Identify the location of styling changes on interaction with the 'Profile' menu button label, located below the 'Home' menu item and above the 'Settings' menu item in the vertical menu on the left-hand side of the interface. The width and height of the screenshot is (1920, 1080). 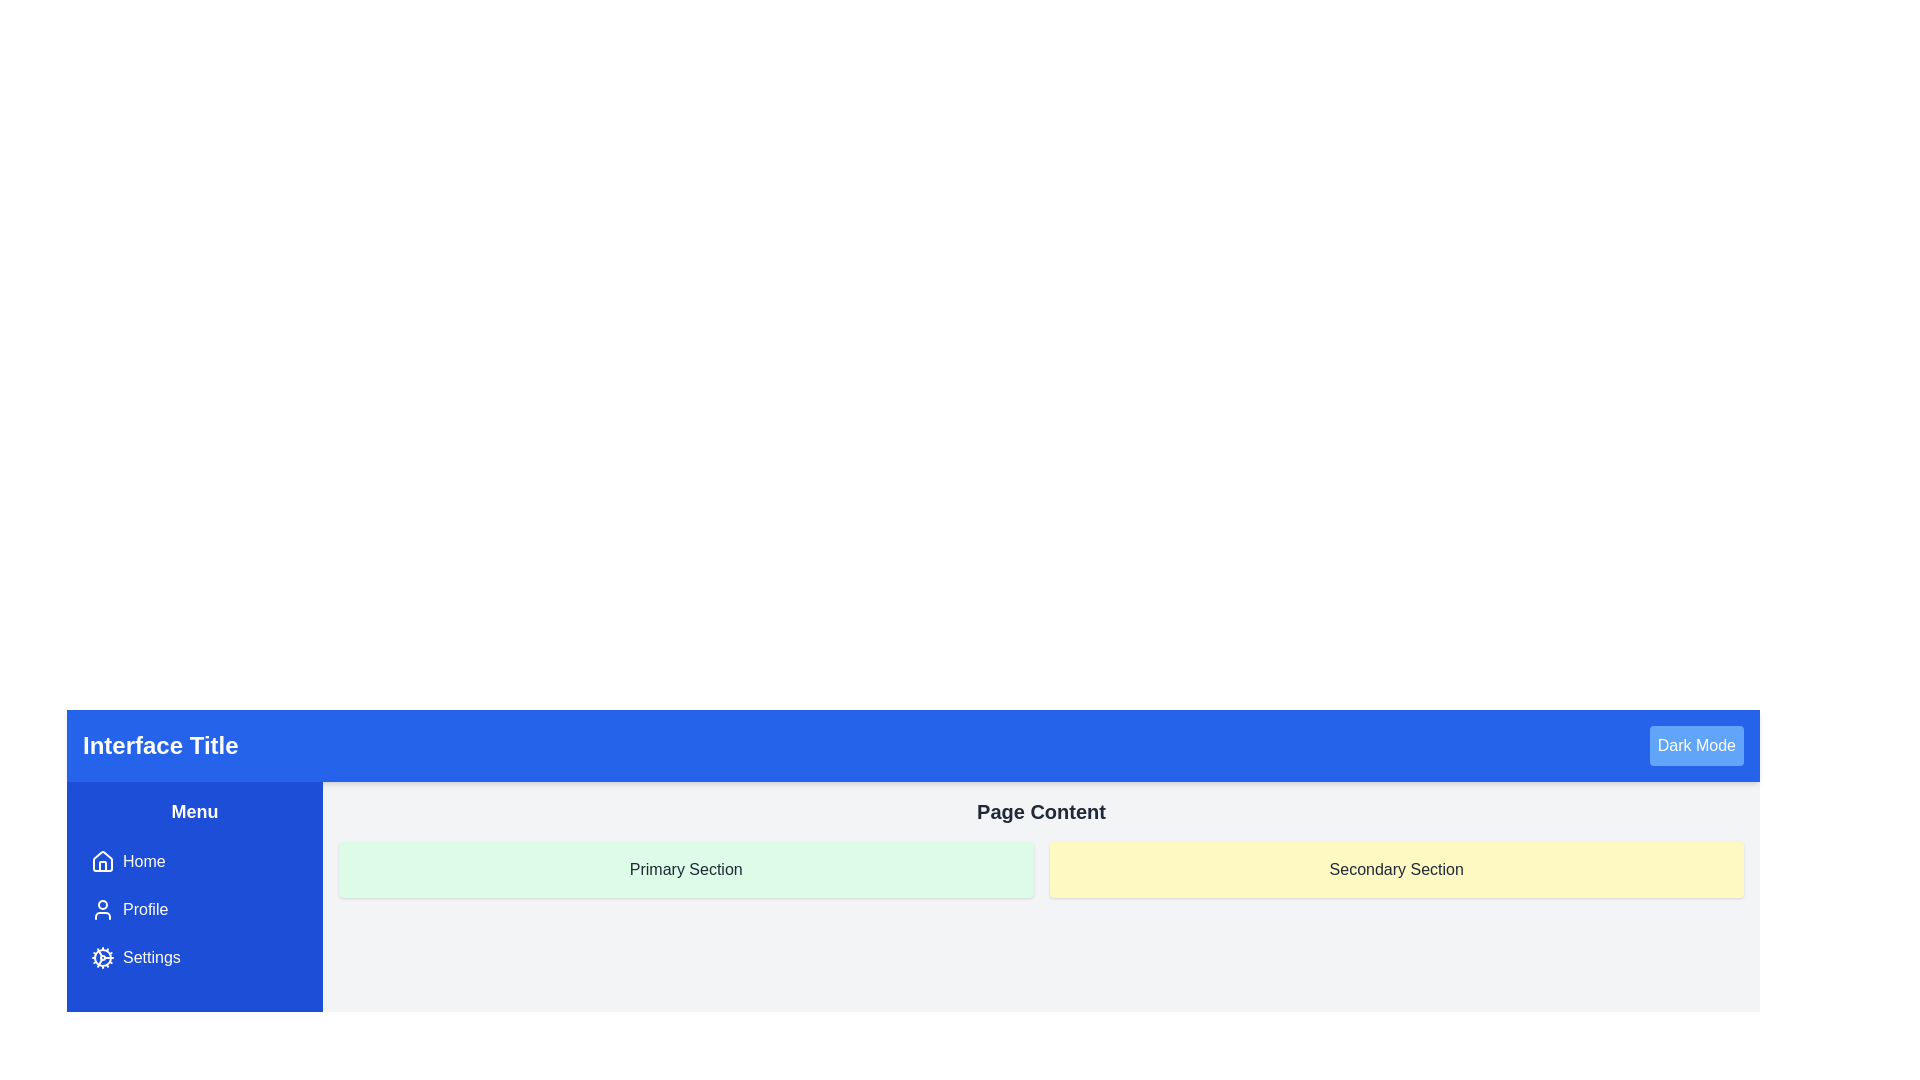
(144, 910).